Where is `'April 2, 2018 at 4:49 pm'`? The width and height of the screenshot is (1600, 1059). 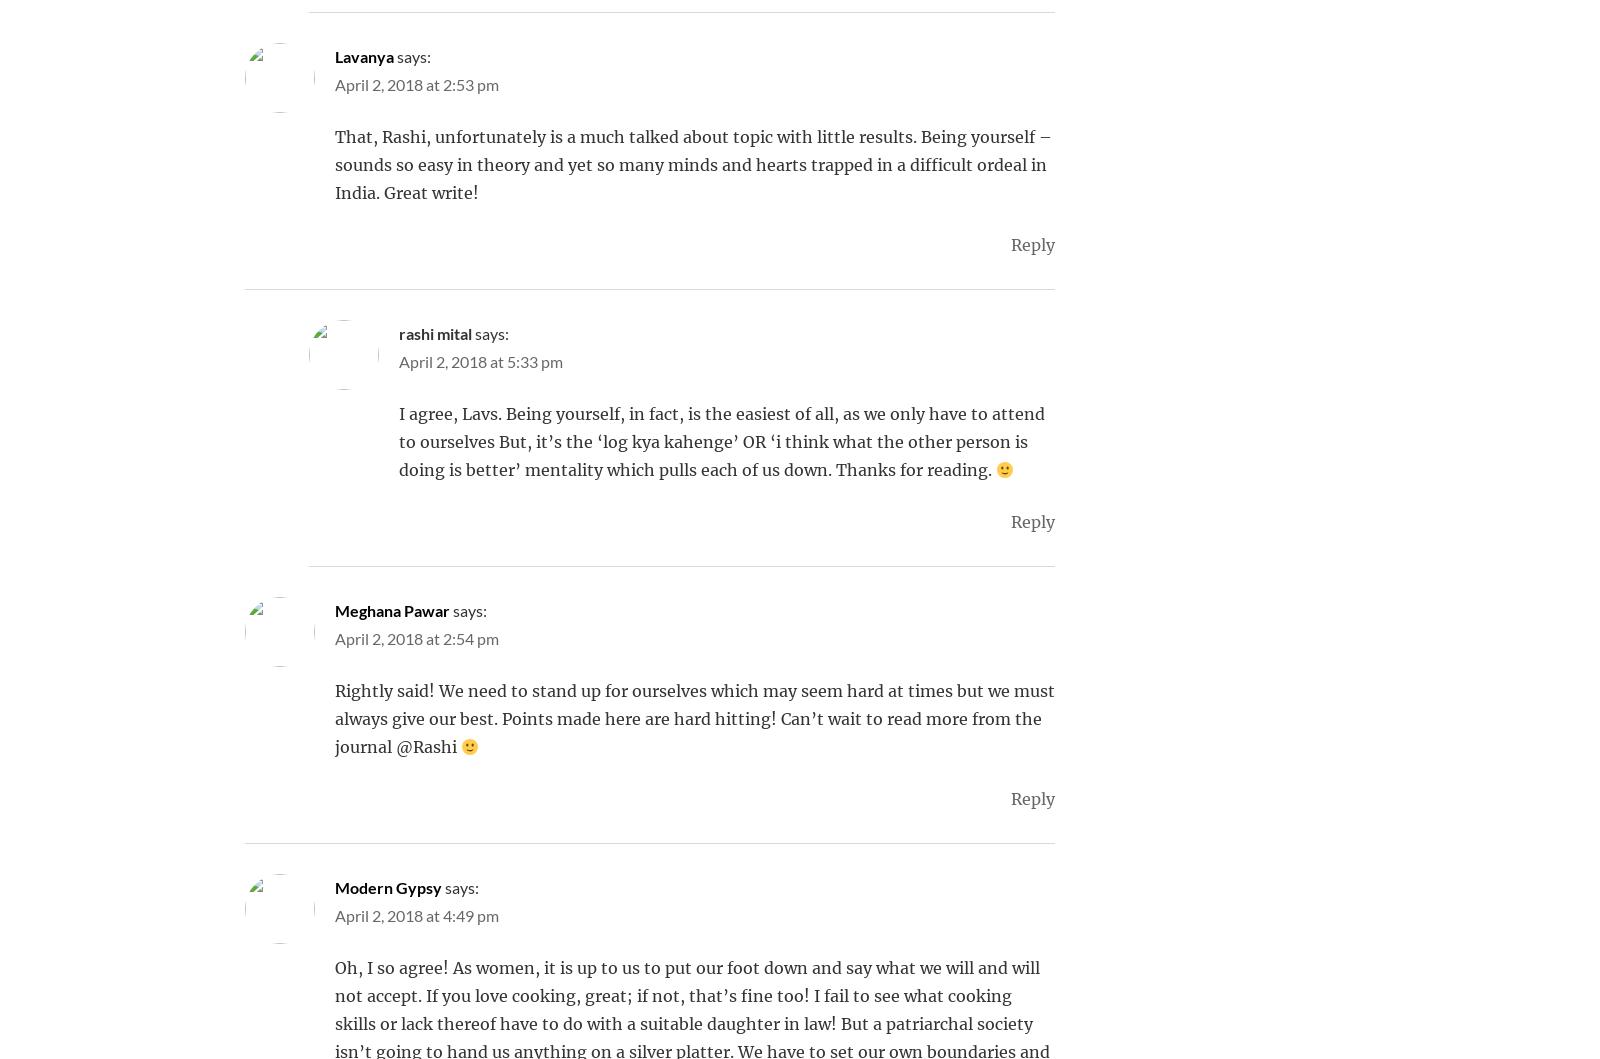 'April 2, 2018 at 4:49 pm' is located at coordinates (415, 915).